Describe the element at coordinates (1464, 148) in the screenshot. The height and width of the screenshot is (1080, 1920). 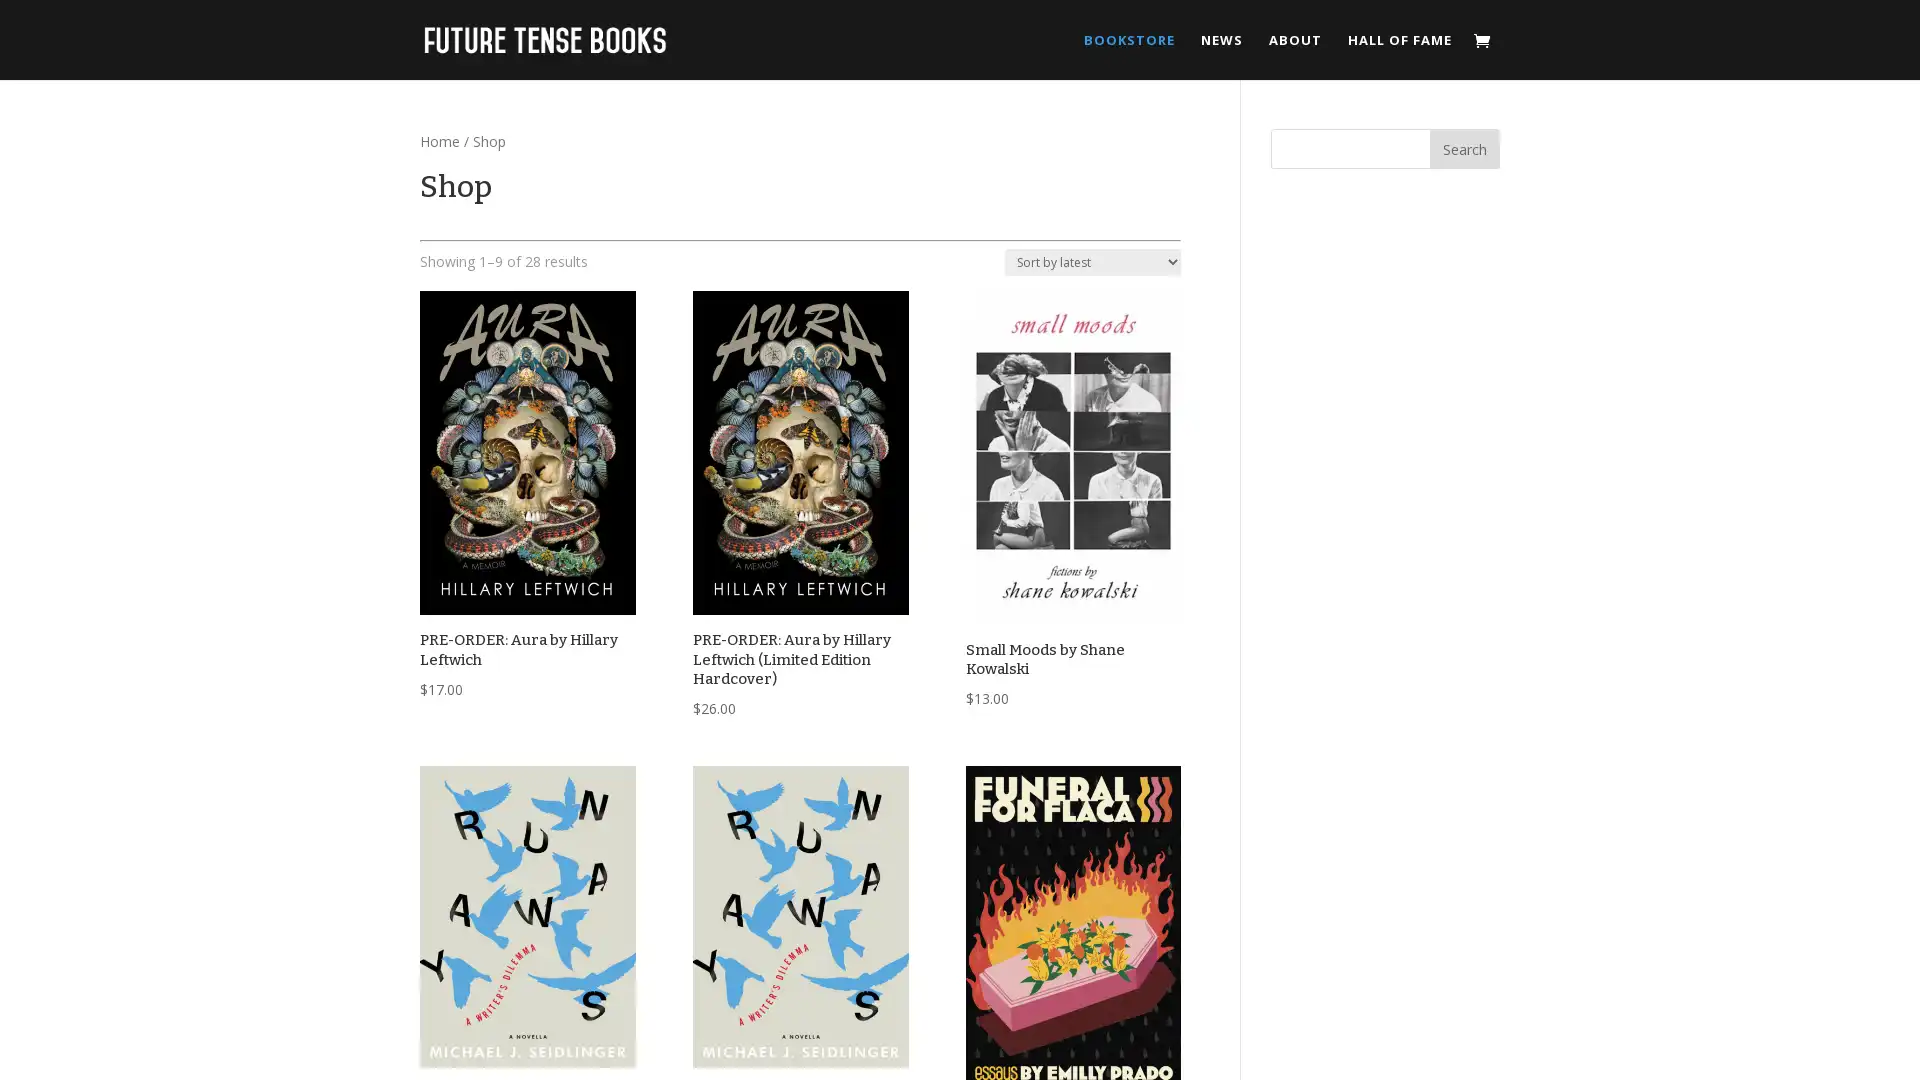
I see `Search` at that location.